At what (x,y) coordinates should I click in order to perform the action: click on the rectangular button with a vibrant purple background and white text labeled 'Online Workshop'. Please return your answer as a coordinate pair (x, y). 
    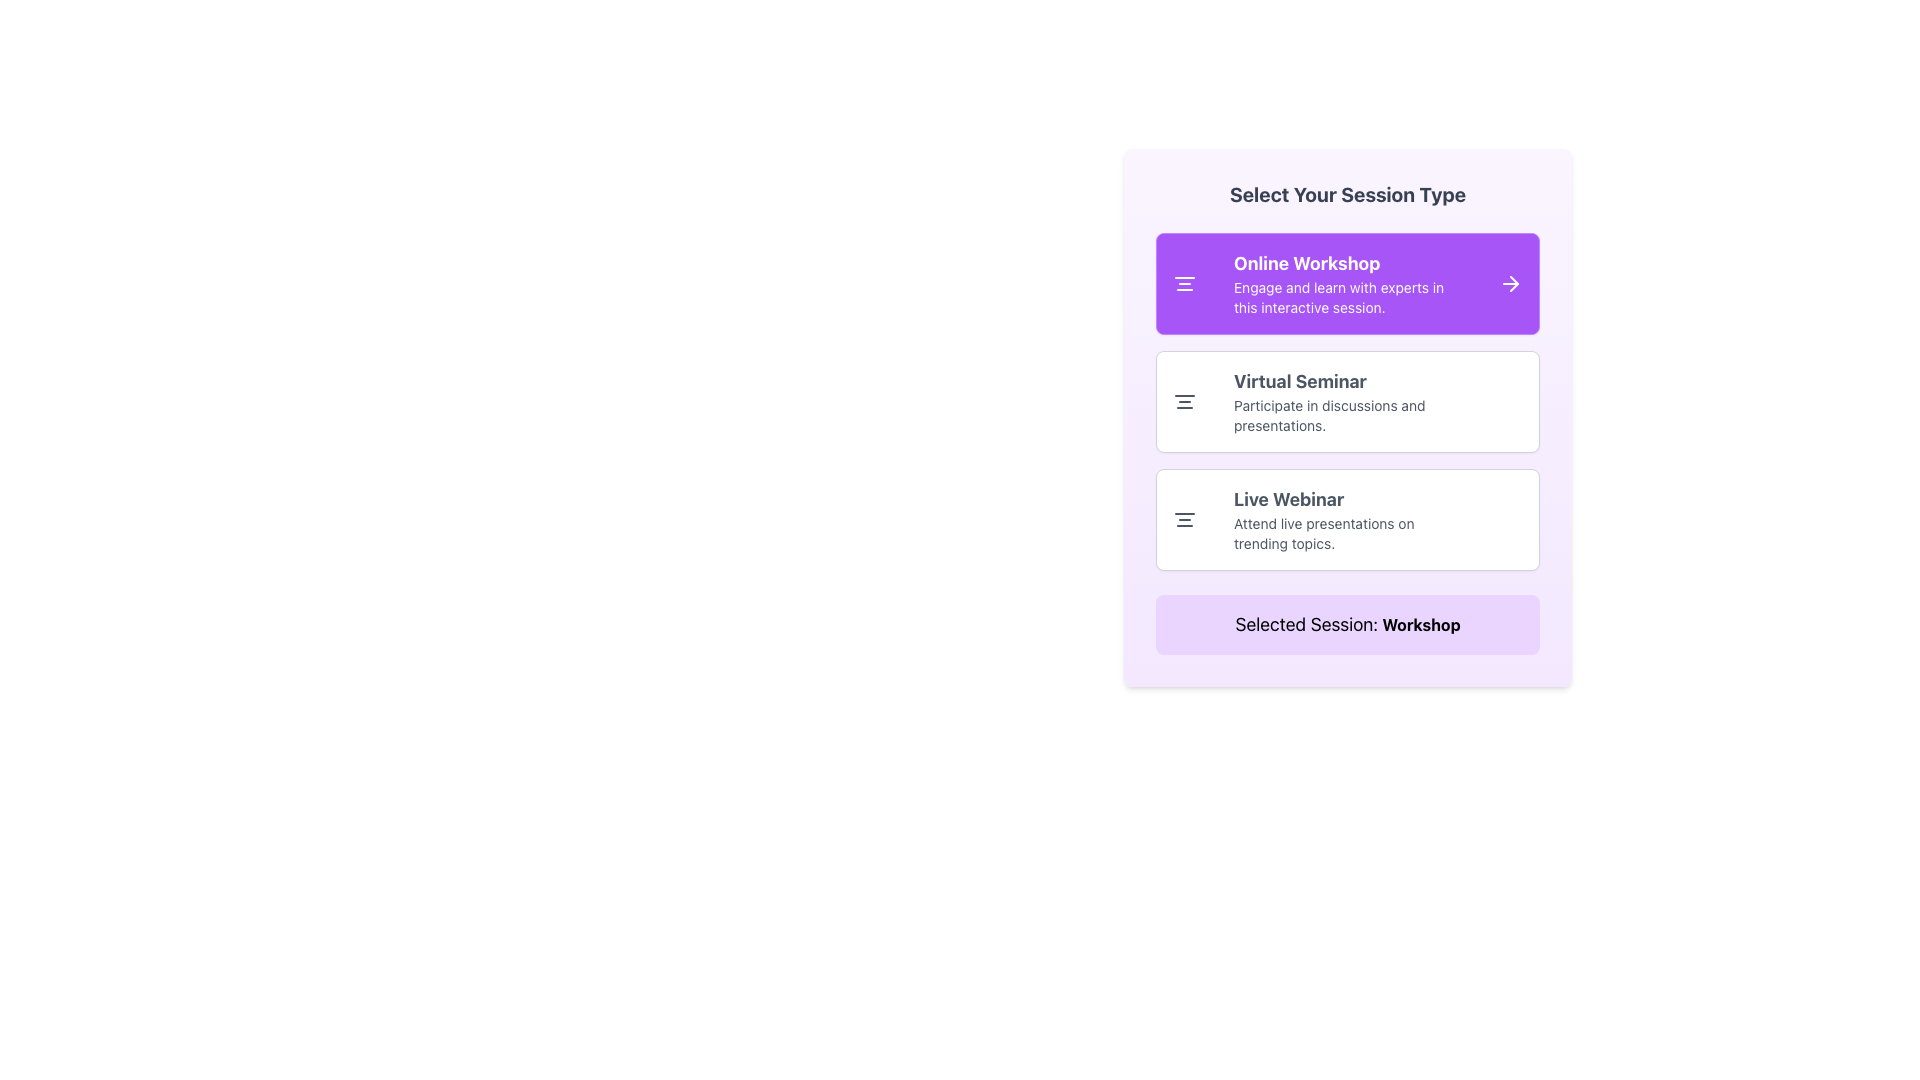
    Looking at the image, I should click on (1348, 284).